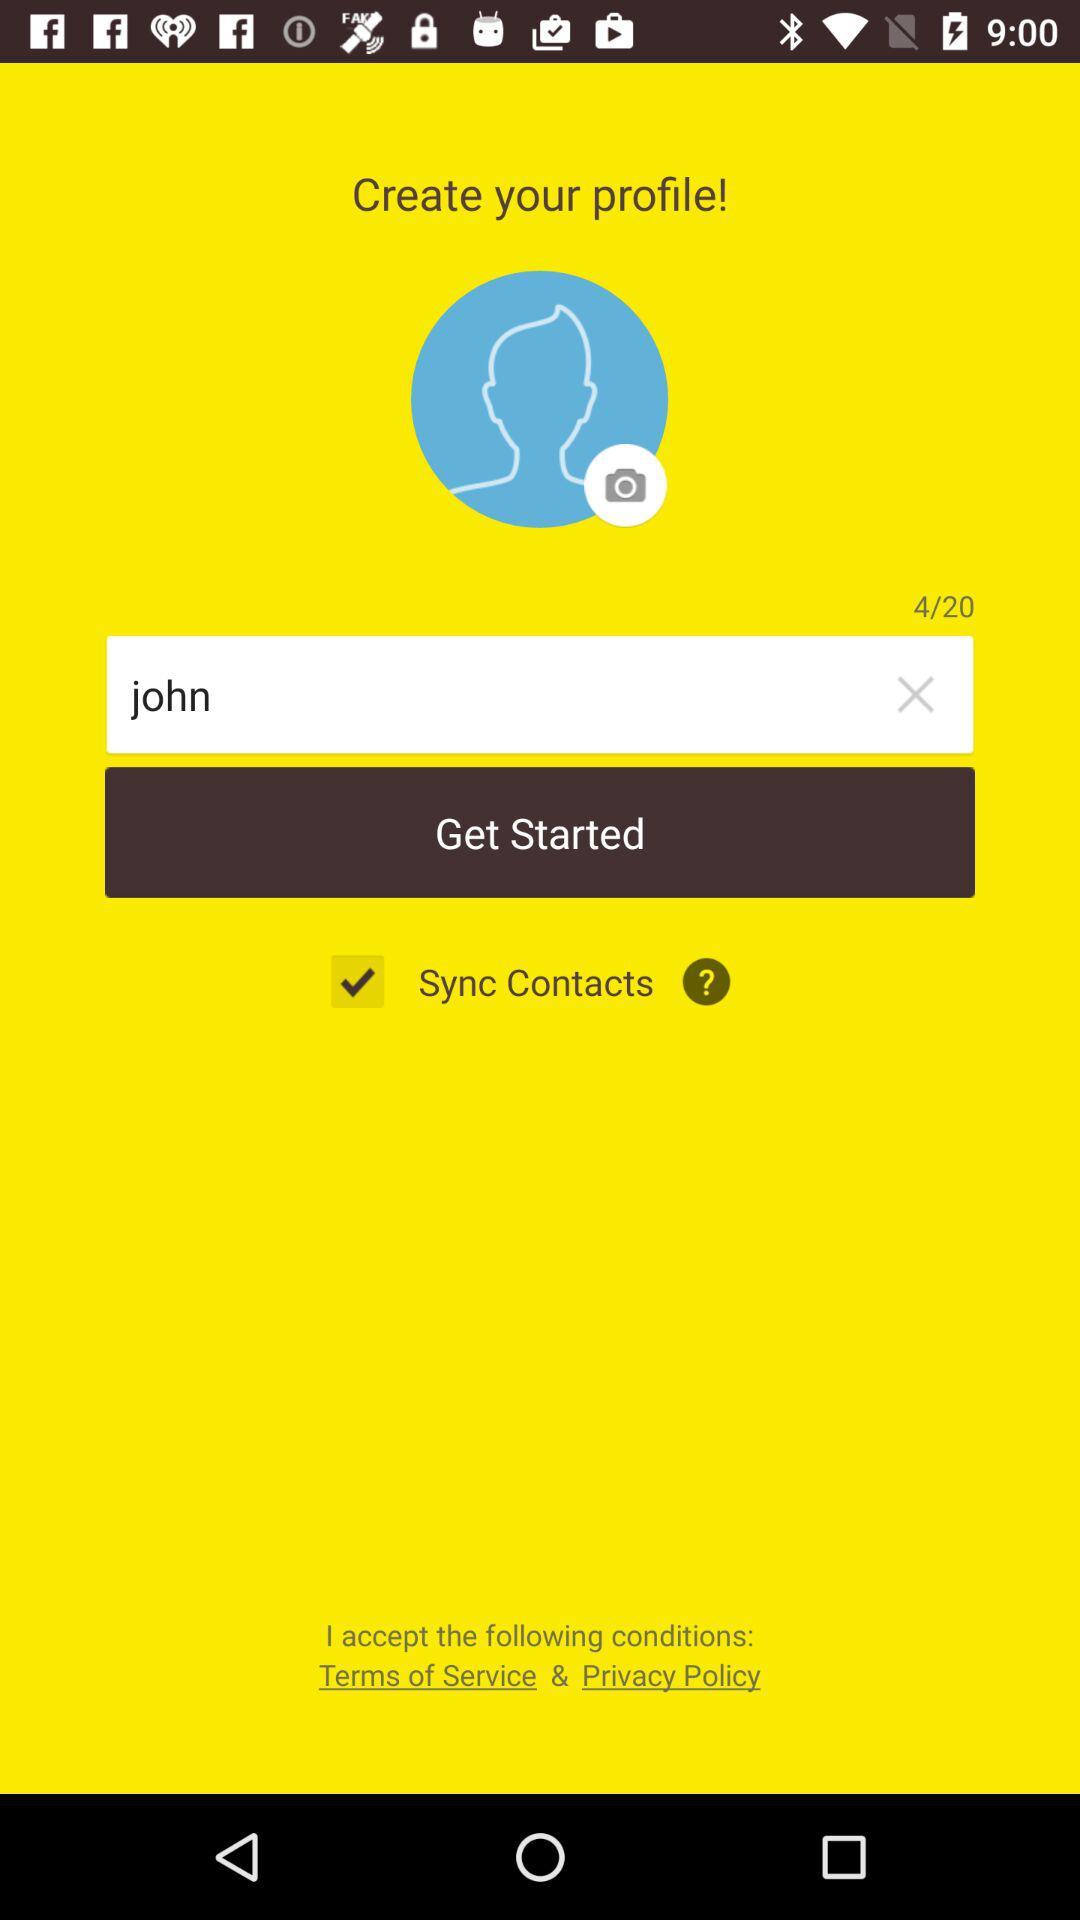 The height and width of the screenshot is (1920, 1080). What do you see at coordinates (671, 1674) in the screenshot?
I see `privacy policy icon` at bounding box center [671, 1674].